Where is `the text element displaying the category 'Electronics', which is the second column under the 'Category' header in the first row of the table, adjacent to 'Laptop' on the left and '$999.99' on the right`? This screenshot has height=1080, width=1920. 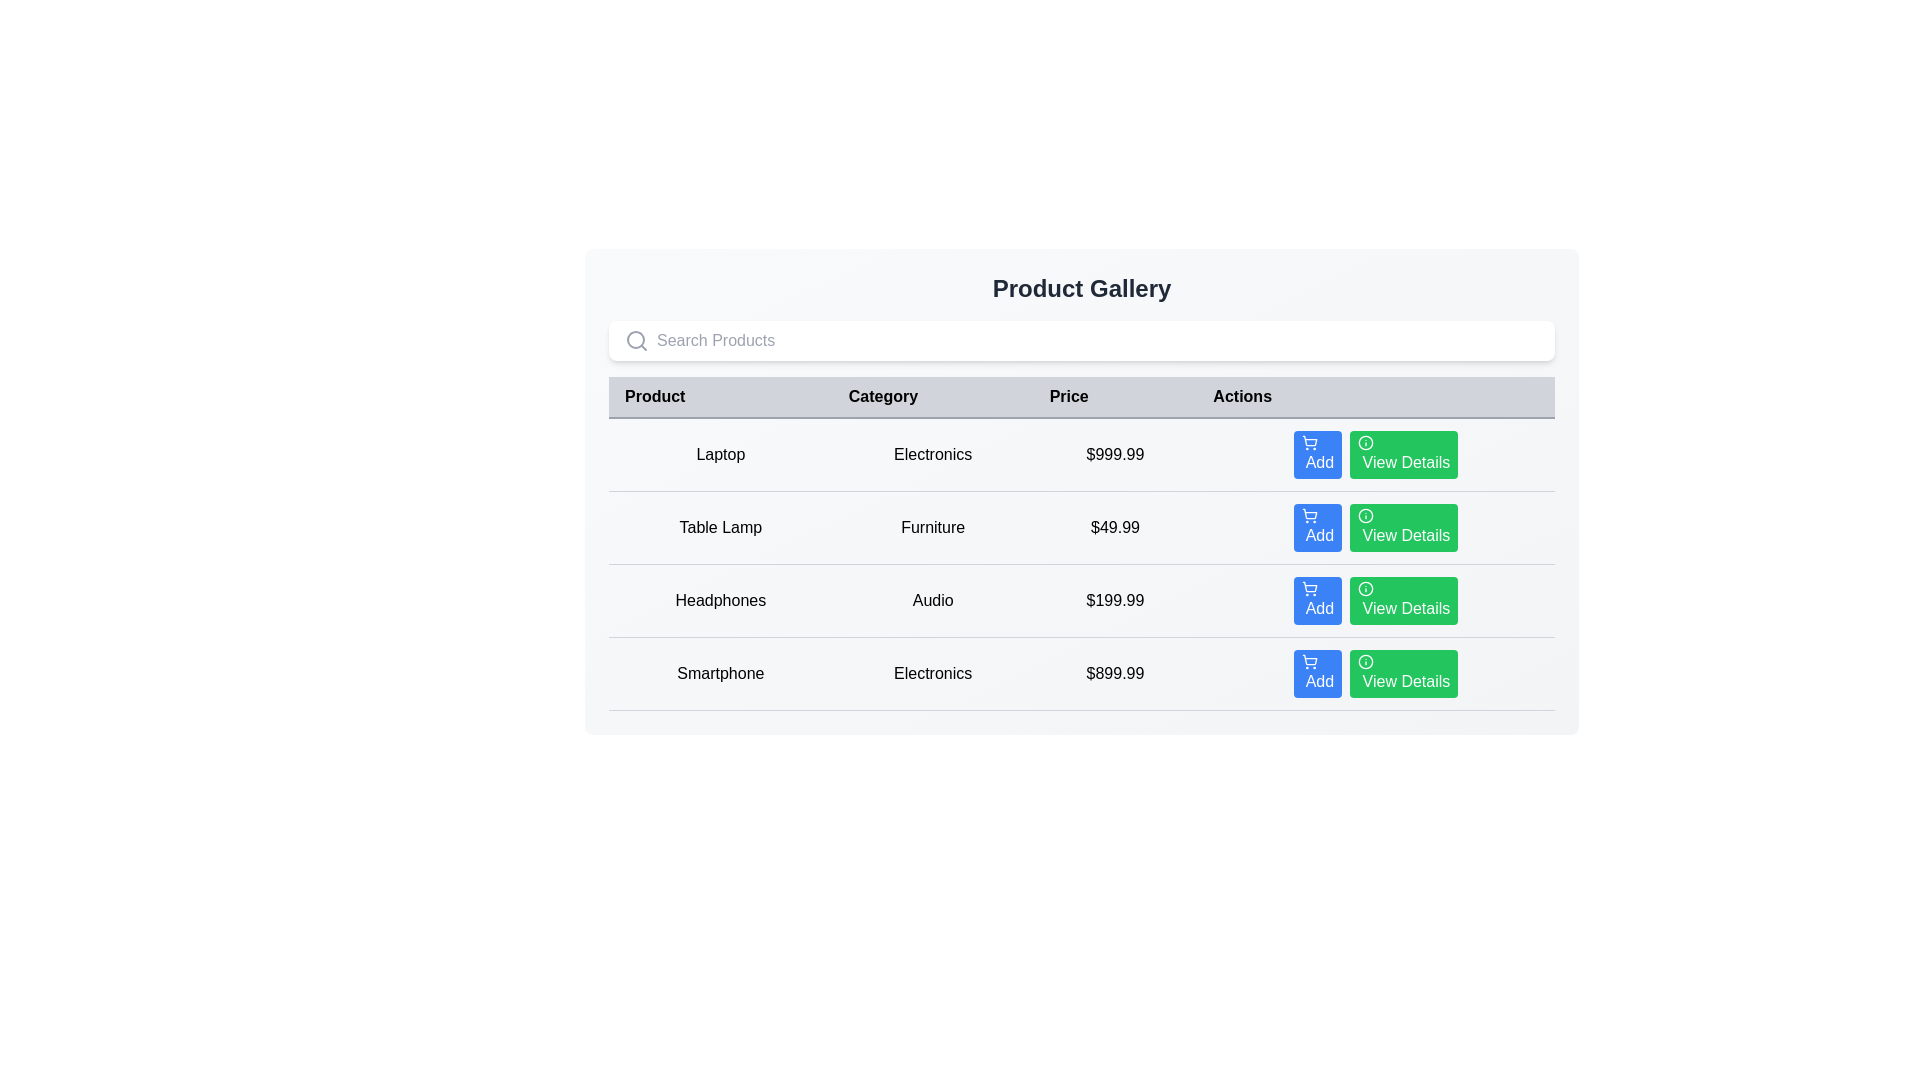 the text element displaying the category 'Electronics', which is the second column under the 'Category' header in the first row of the table, adjacent to 'Laptop' on the left and '$999.99' on the right is located at coordinates (932, 454).